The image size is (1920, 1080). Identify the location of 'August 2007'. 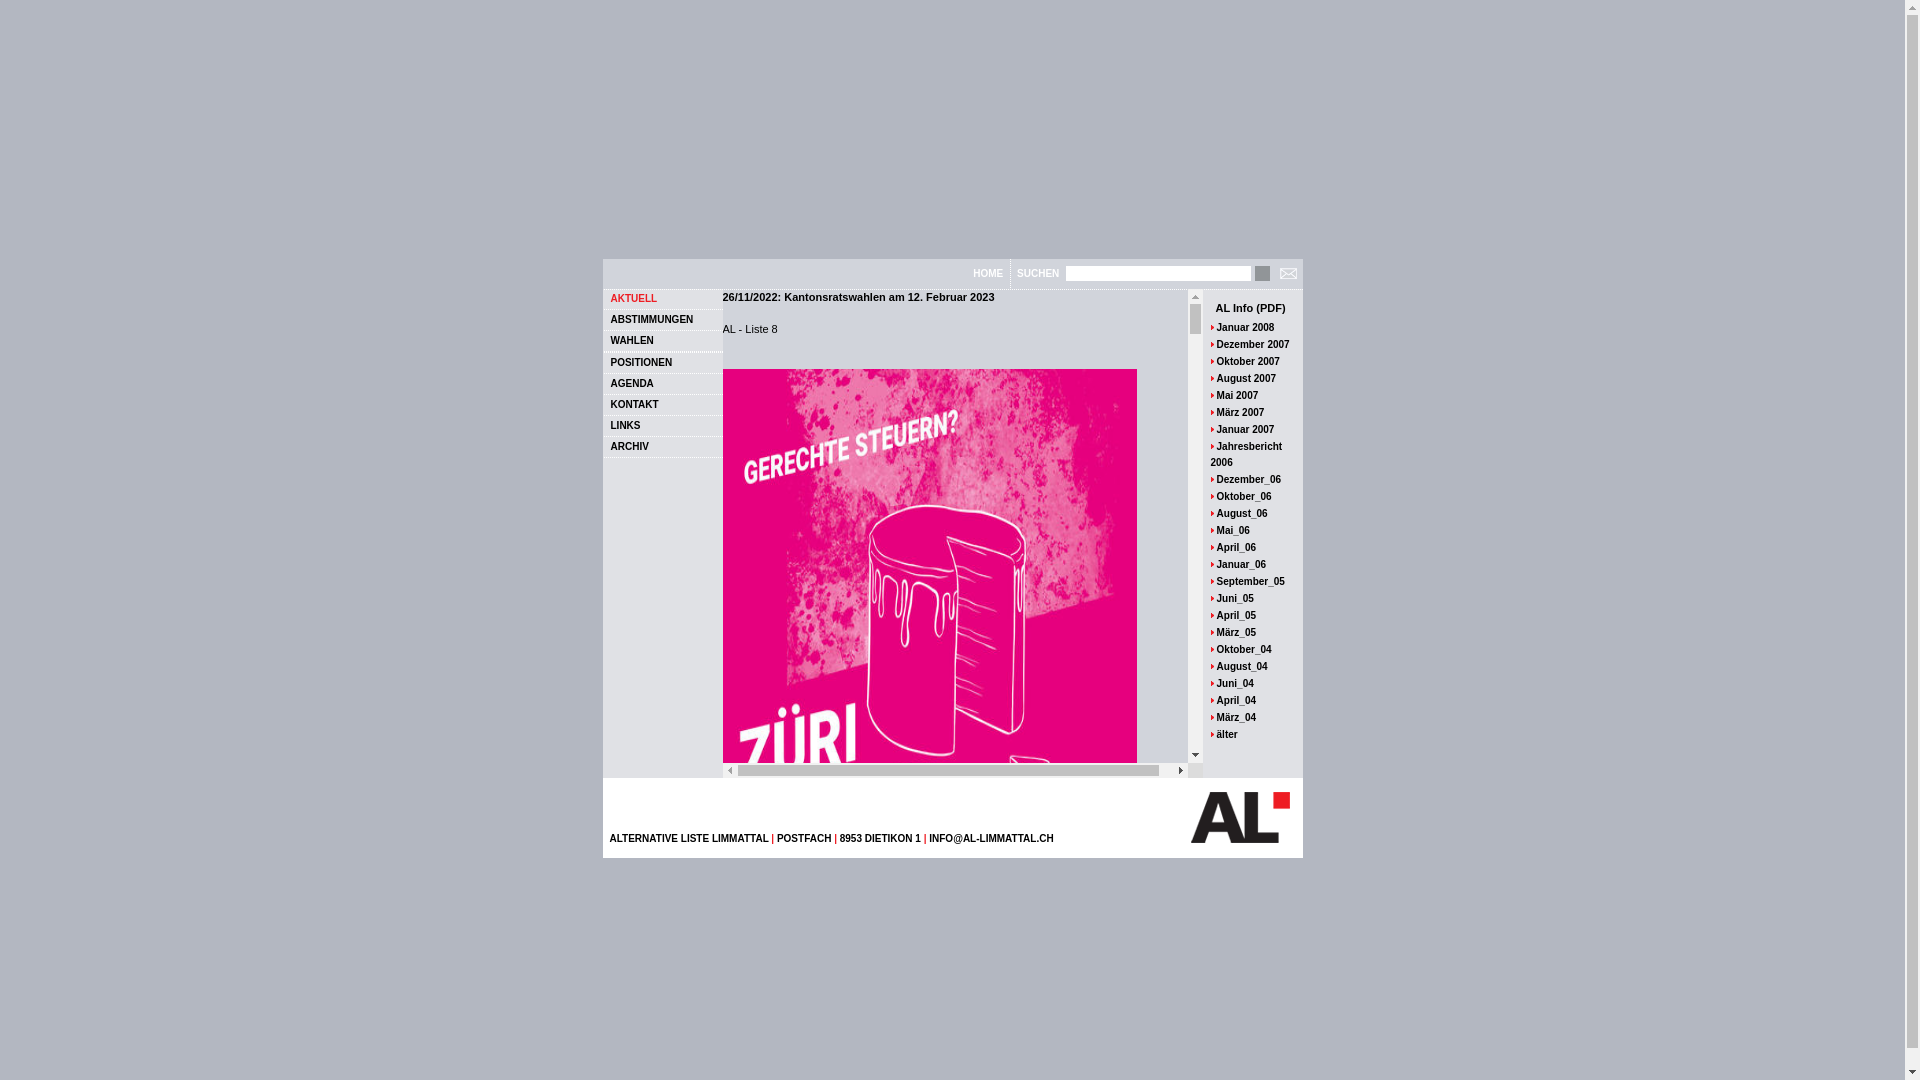
(1245, 377).